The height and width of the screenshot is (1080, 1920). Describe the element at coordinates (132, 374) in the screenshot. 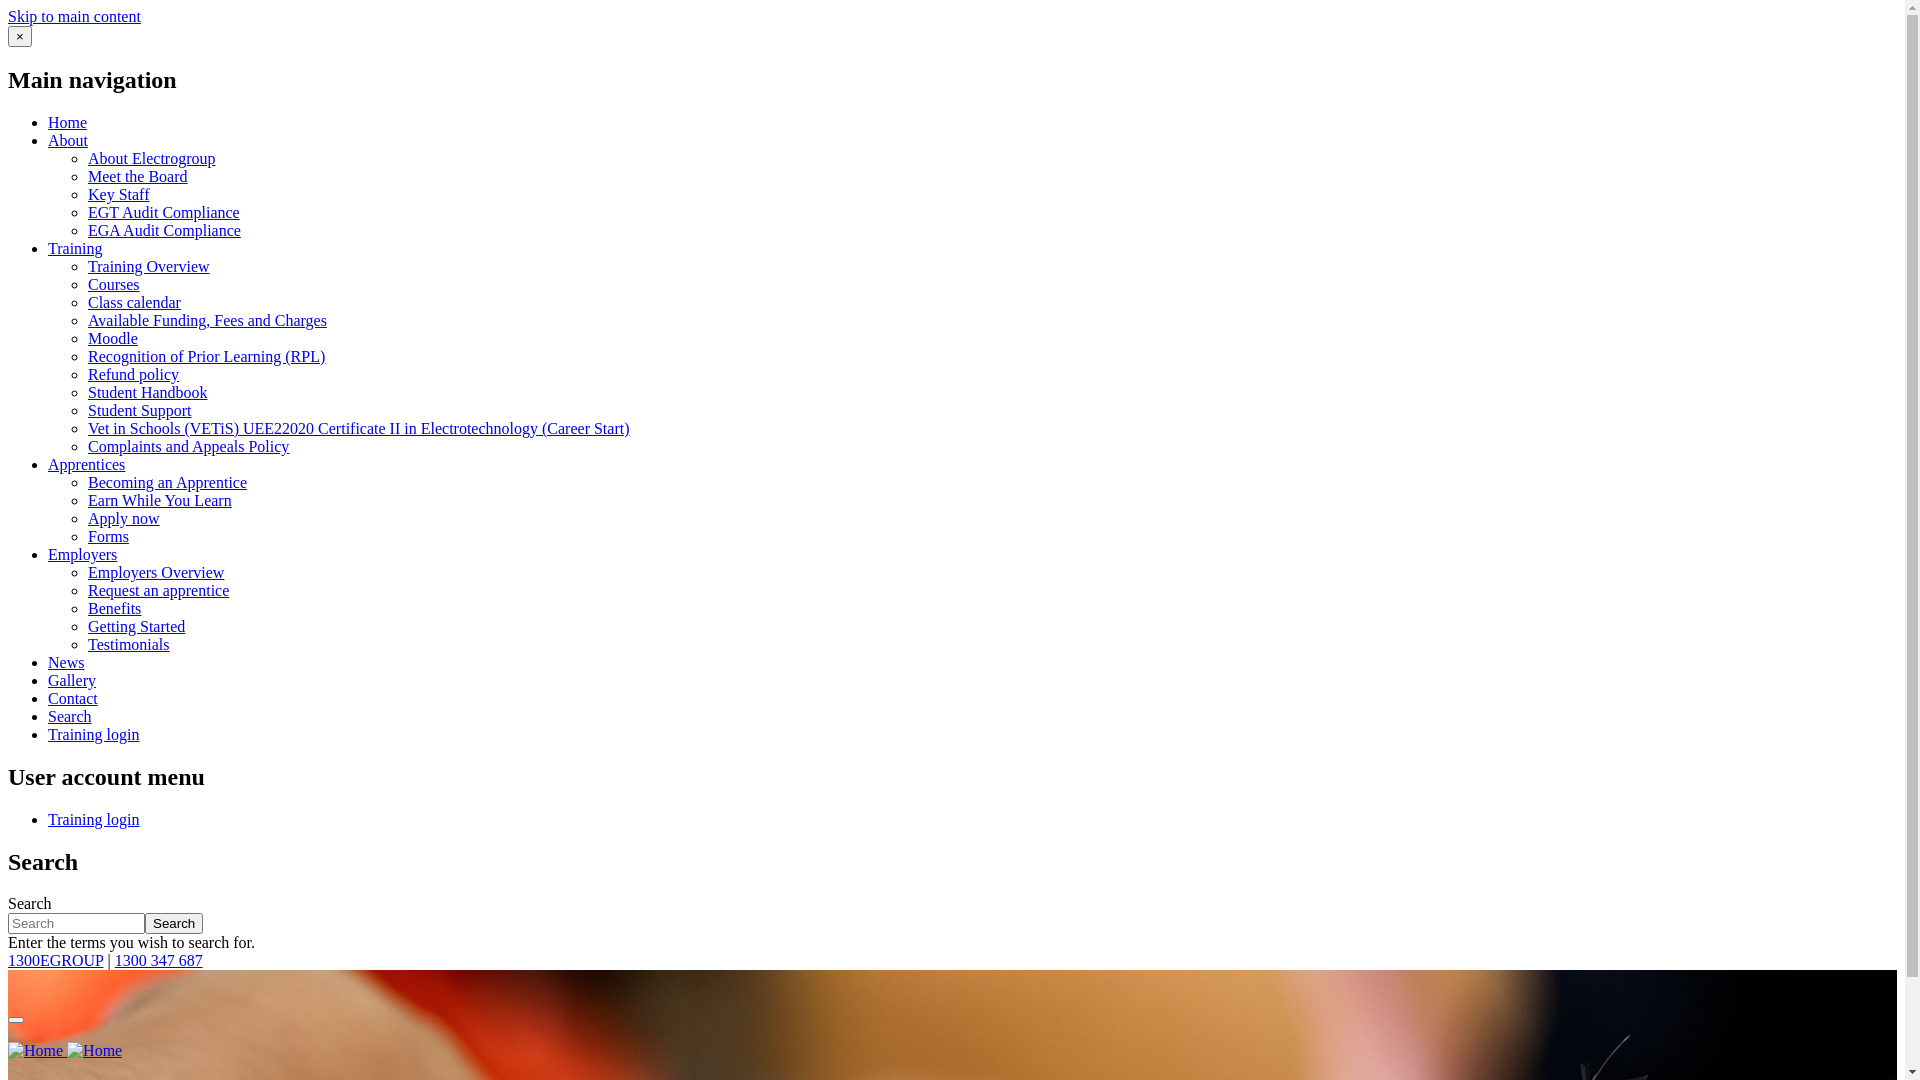

I see `'Refund policy'` at that location.